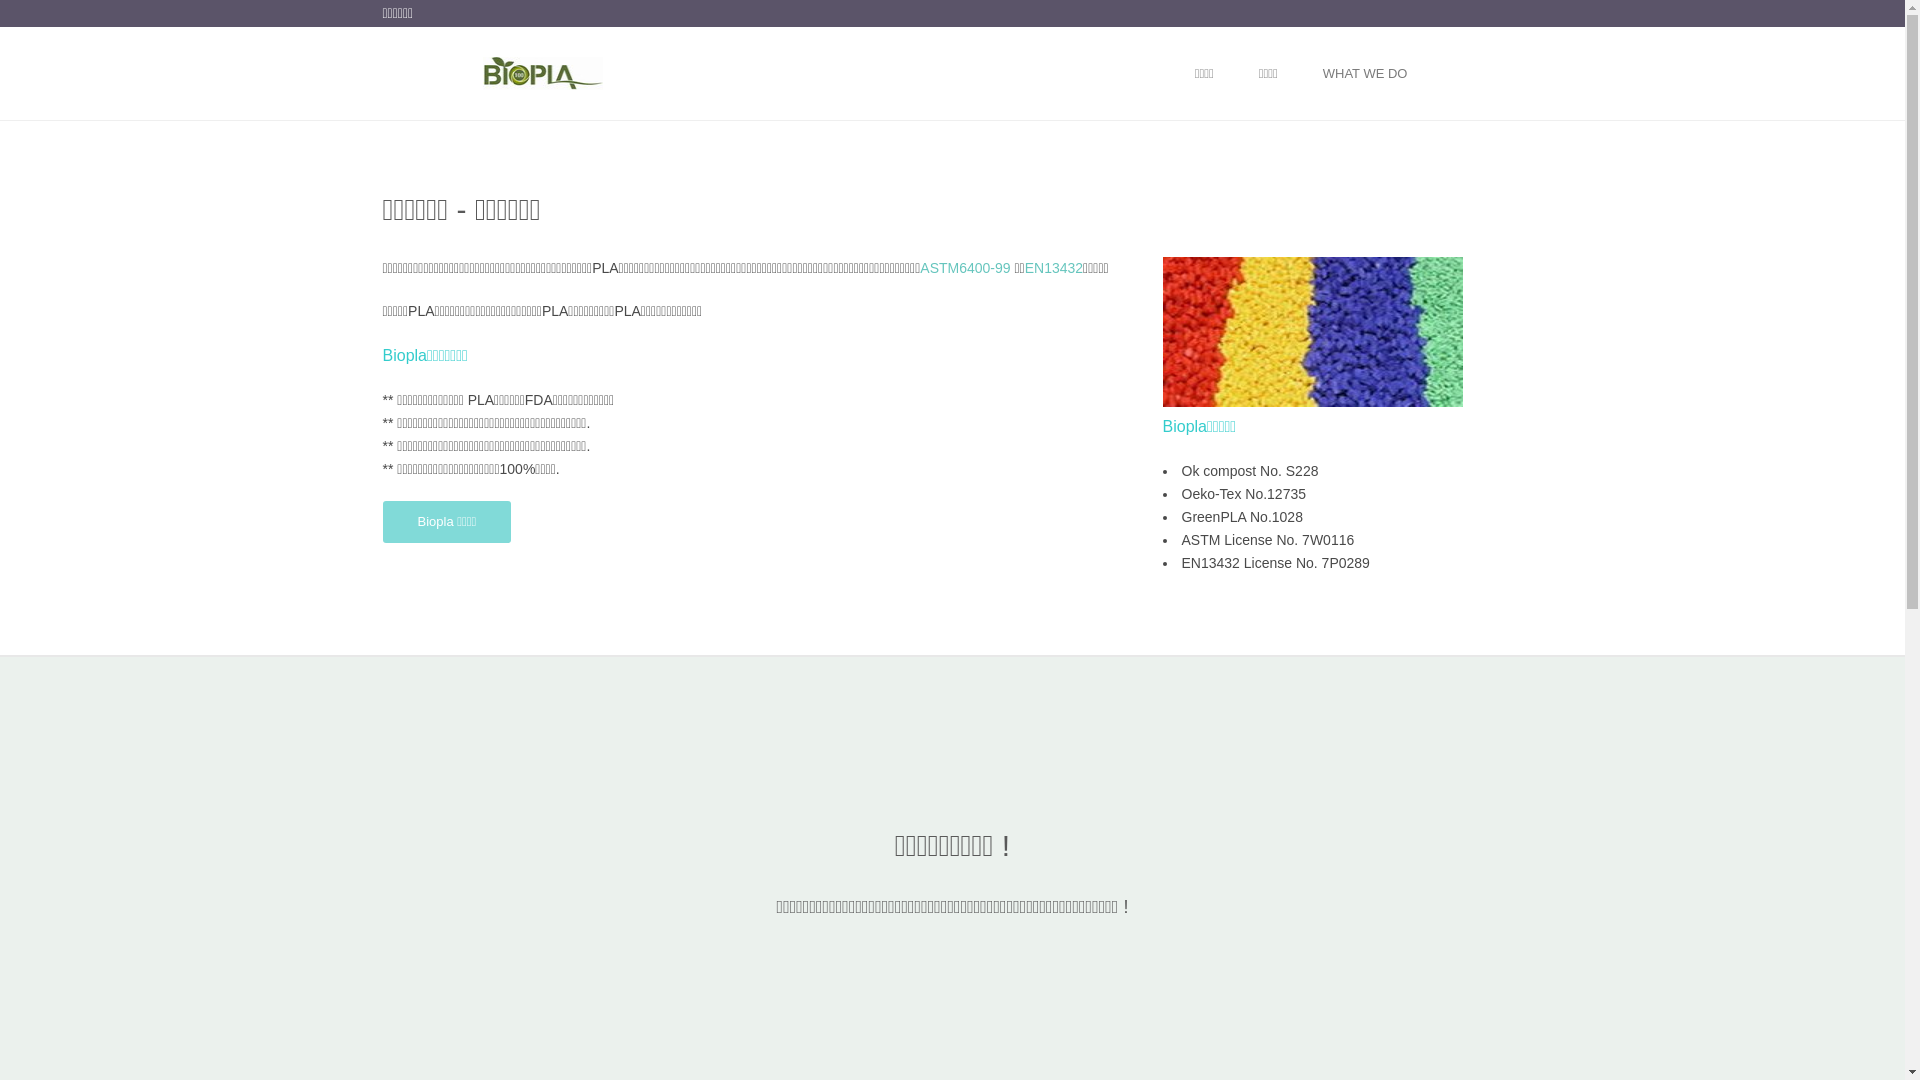 This screenshot has height=1080, width=1920. Describe the element at coordinates (964, 266) in the screenshot. I see `'ASTM6400-99'` at that location.